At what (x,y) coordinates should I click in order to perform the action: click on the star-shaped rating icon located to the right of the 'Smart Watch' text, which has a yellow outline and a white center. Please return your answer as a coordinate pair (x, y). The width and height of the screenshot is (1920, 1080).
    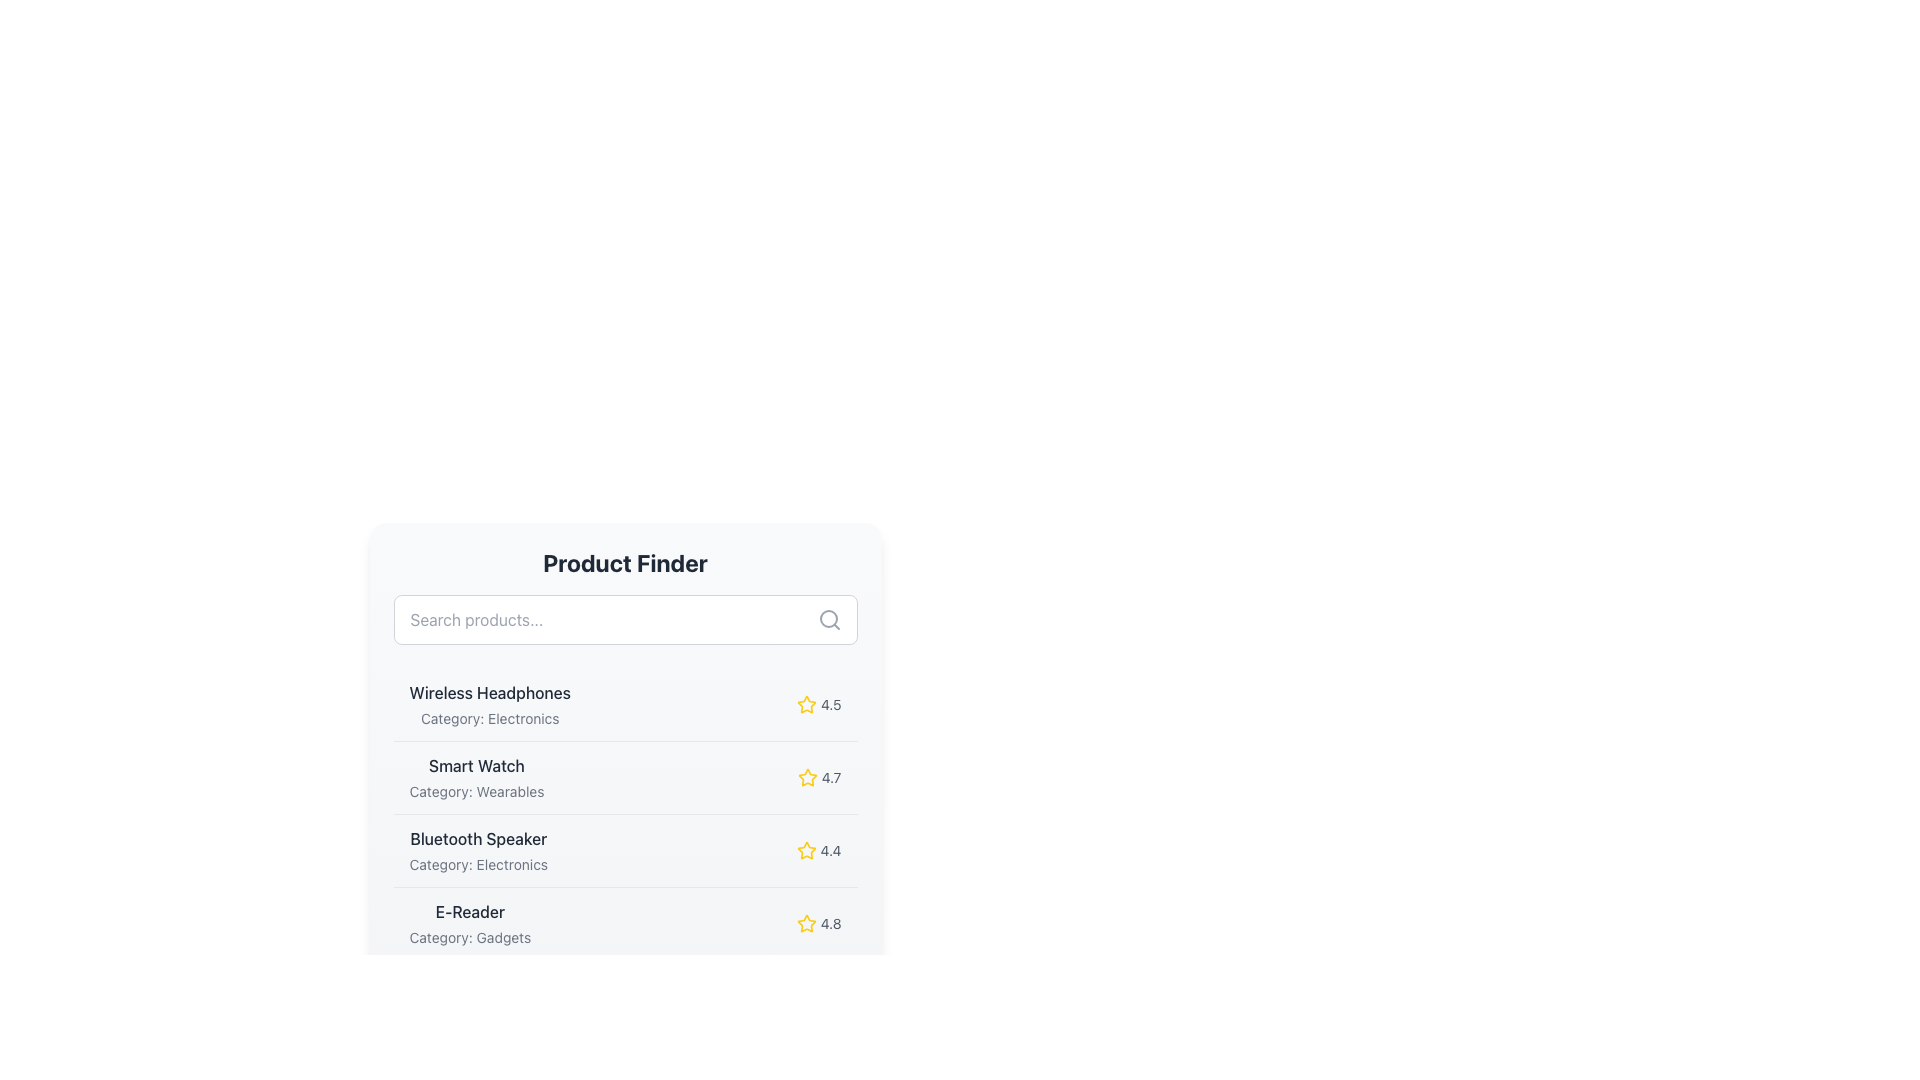
    Looking at the image, I should click on (807, 777).